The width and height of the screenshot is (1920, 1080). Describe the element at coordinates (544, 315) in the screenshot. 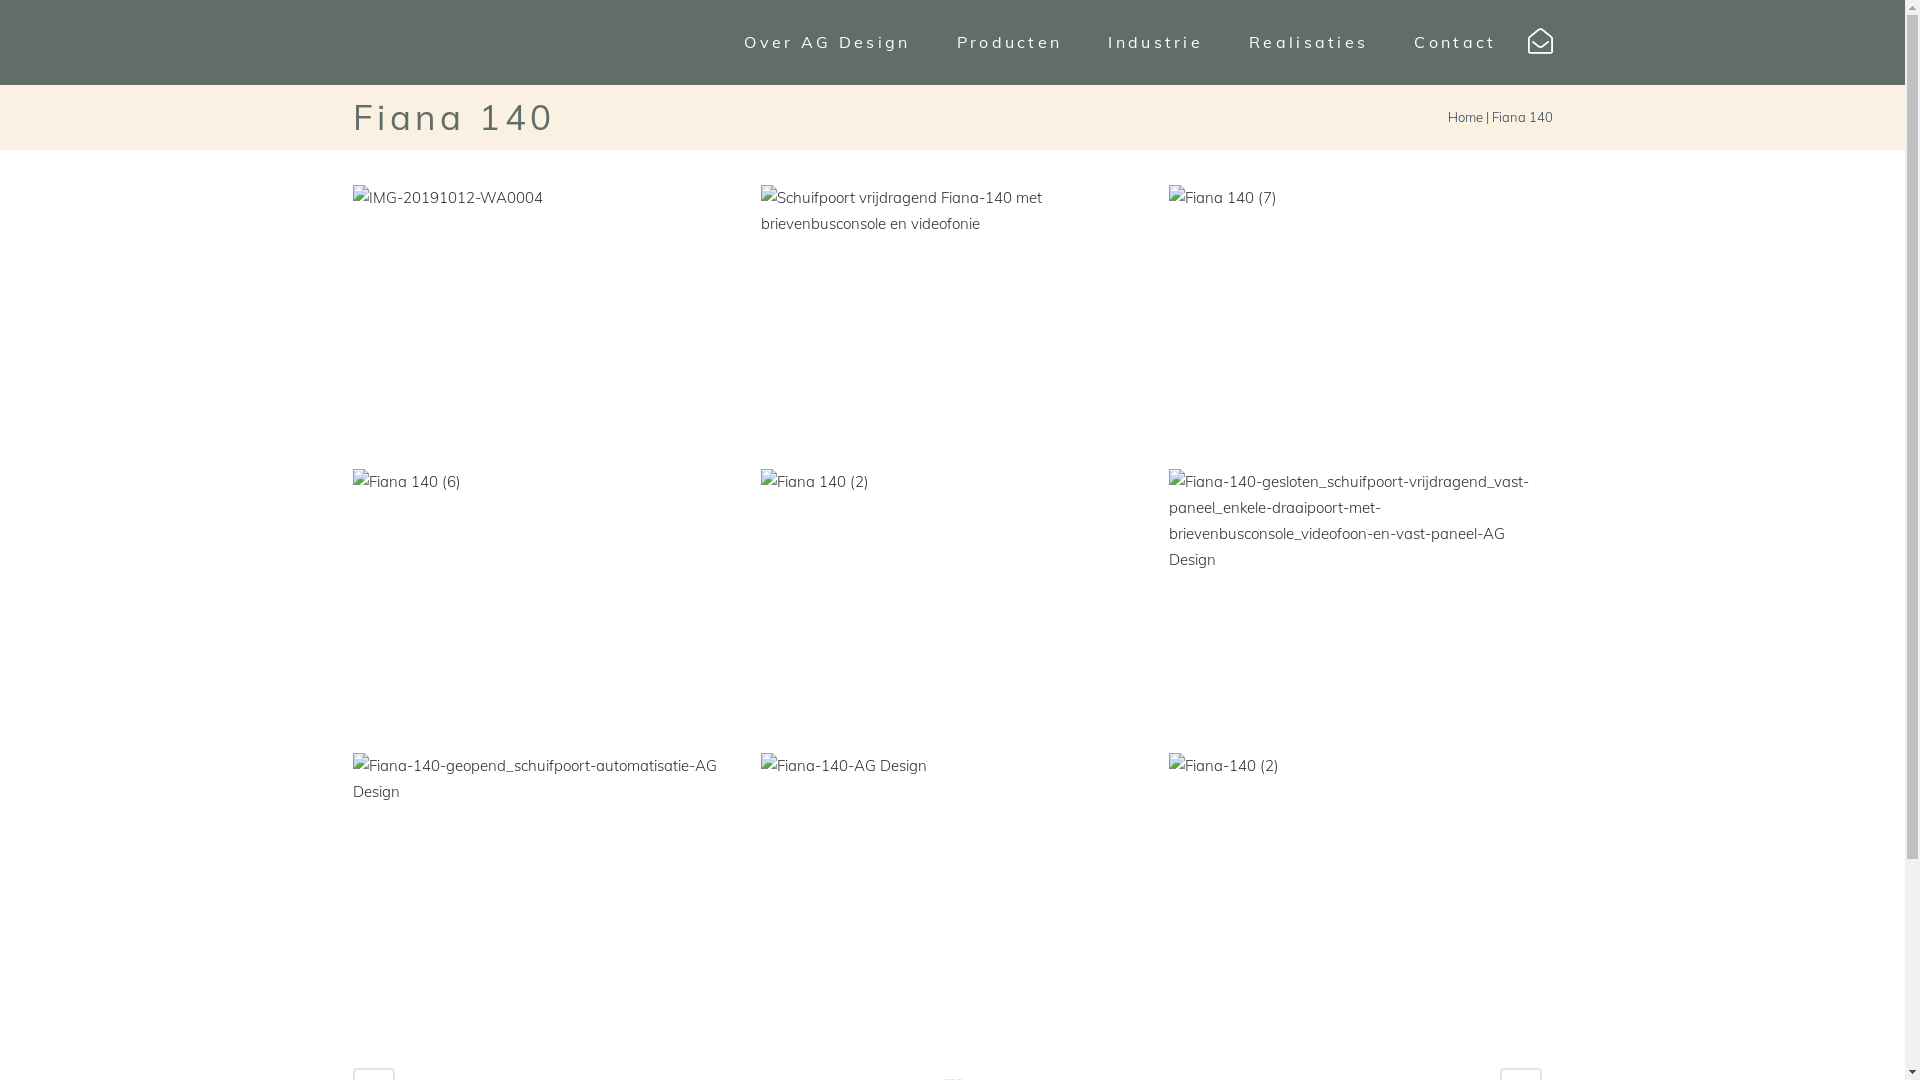

I see `'IMG-20191012-WA0004'` at that location.